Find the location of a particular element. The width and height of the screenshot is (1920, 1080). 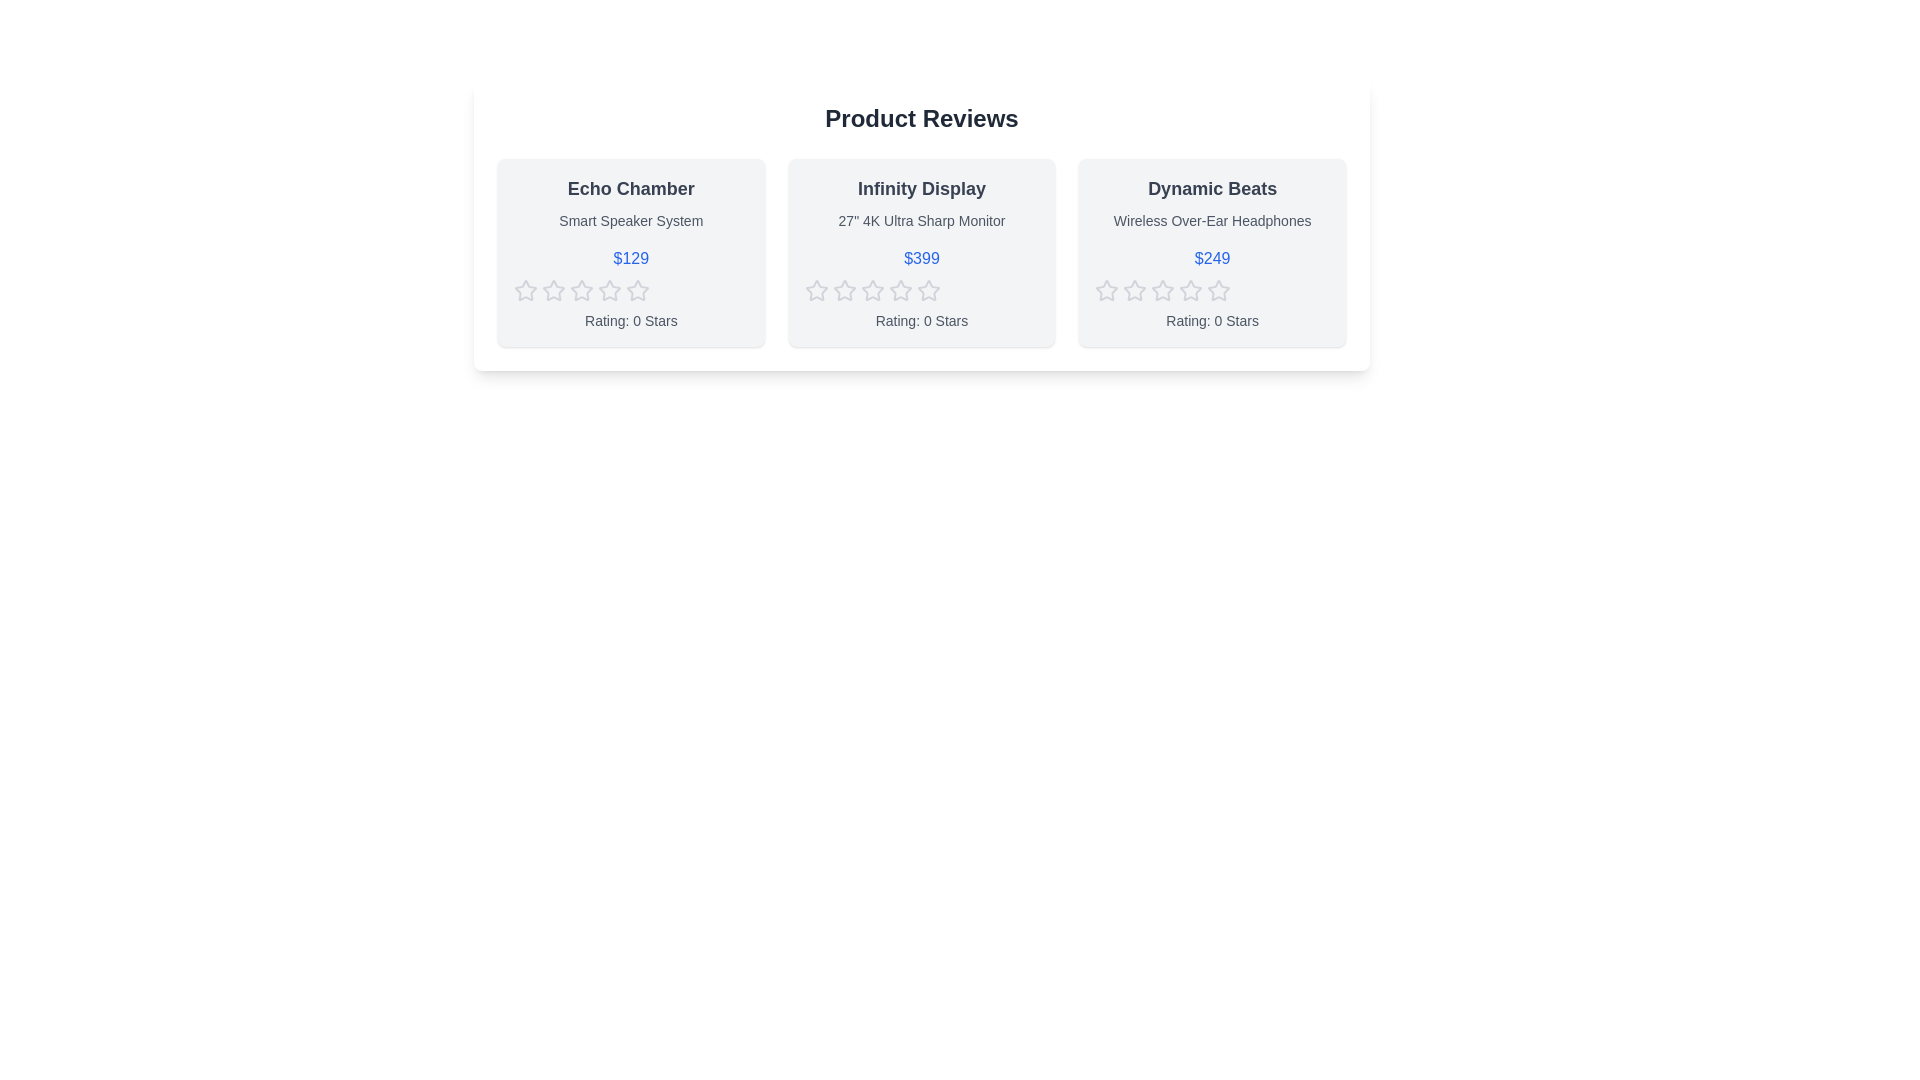

the third star icon in the five-star rating system for the 'Dynamic Beats' product located in the 'Product Reviews' section is located at coordinates (1135, 290).